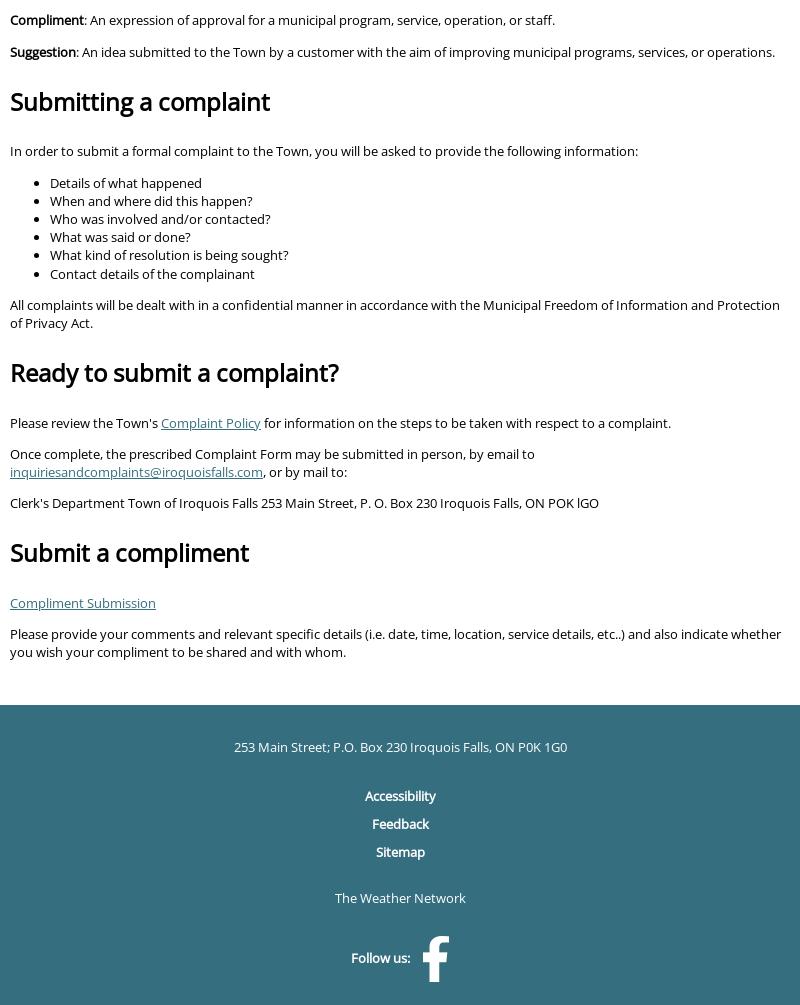  What do you see at coordinates (151, 198) in the screenshot?
I see `'When and where did this happen?'` at bounding box center [151, 198].